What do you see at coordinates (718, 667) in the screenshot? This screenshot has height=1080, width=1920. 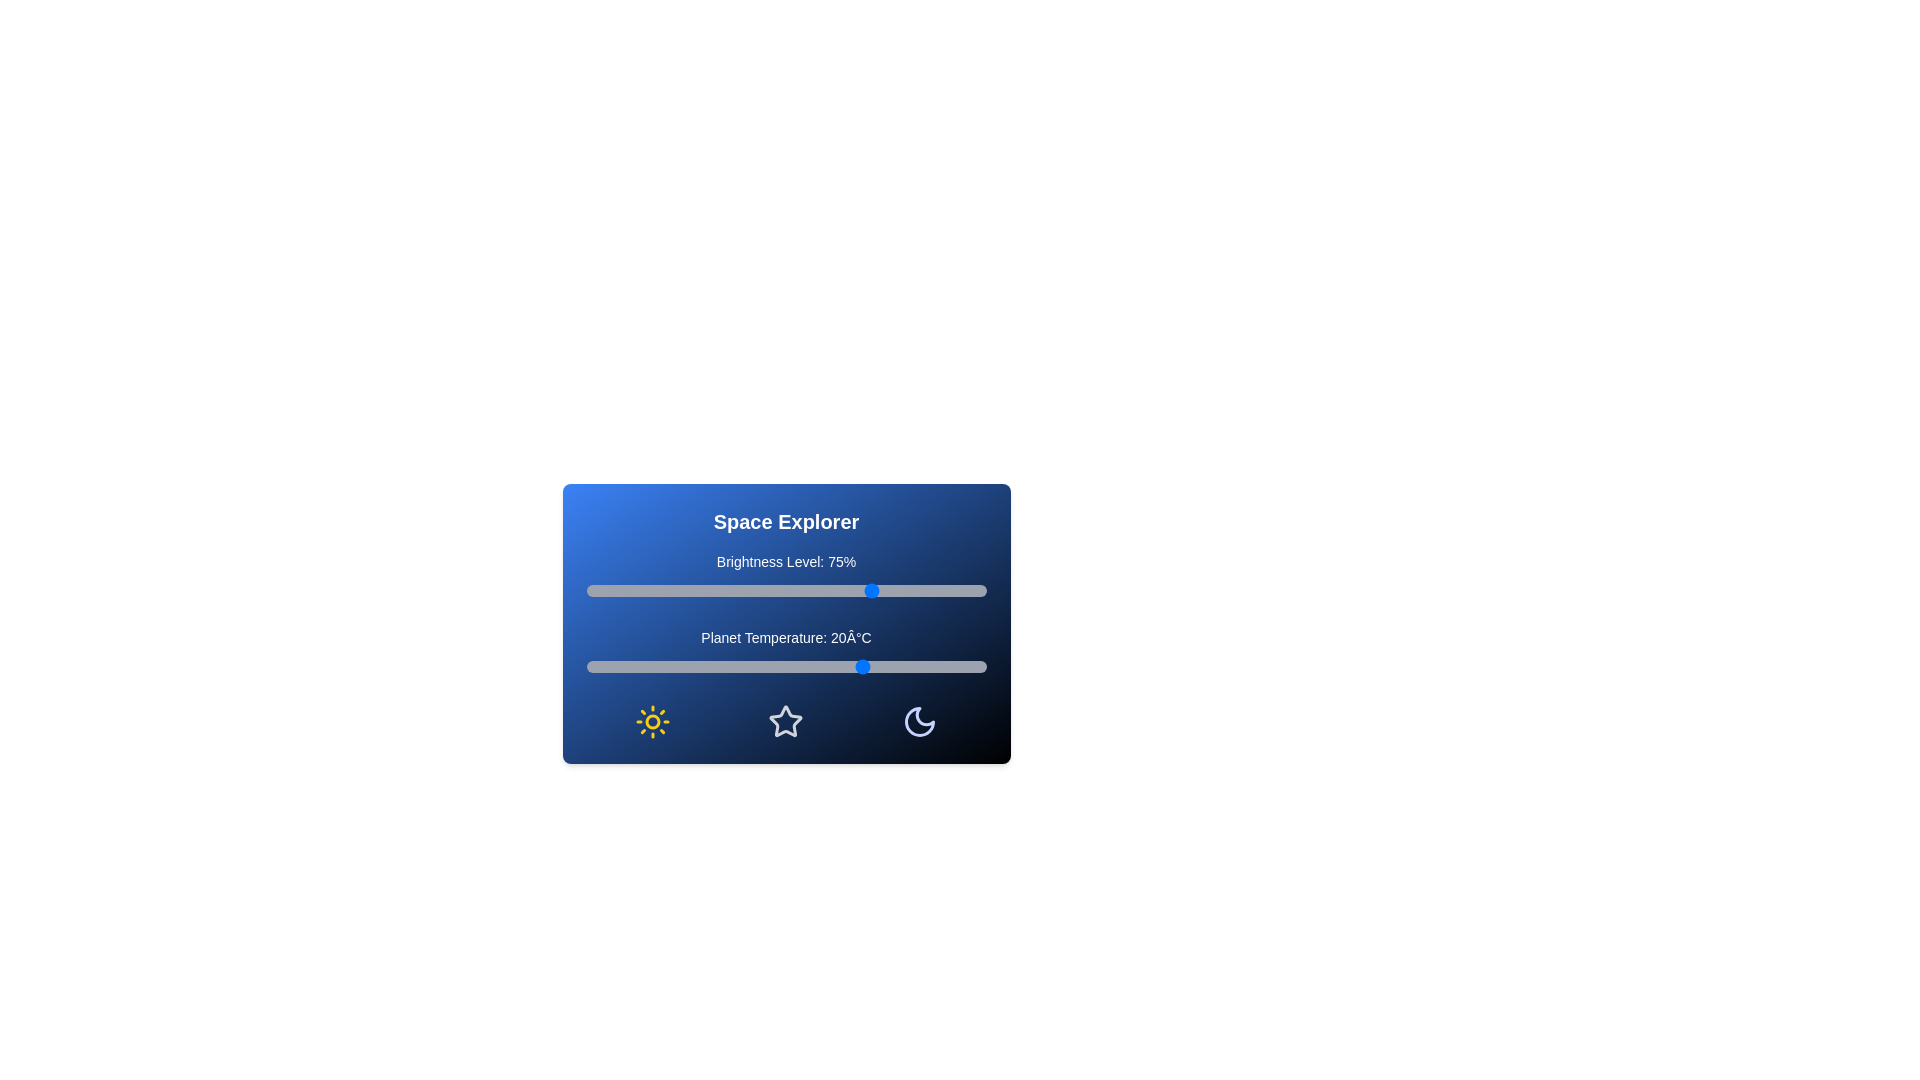 I see `the planet temperature slider to -17°C` at bounding box center [718, 667].